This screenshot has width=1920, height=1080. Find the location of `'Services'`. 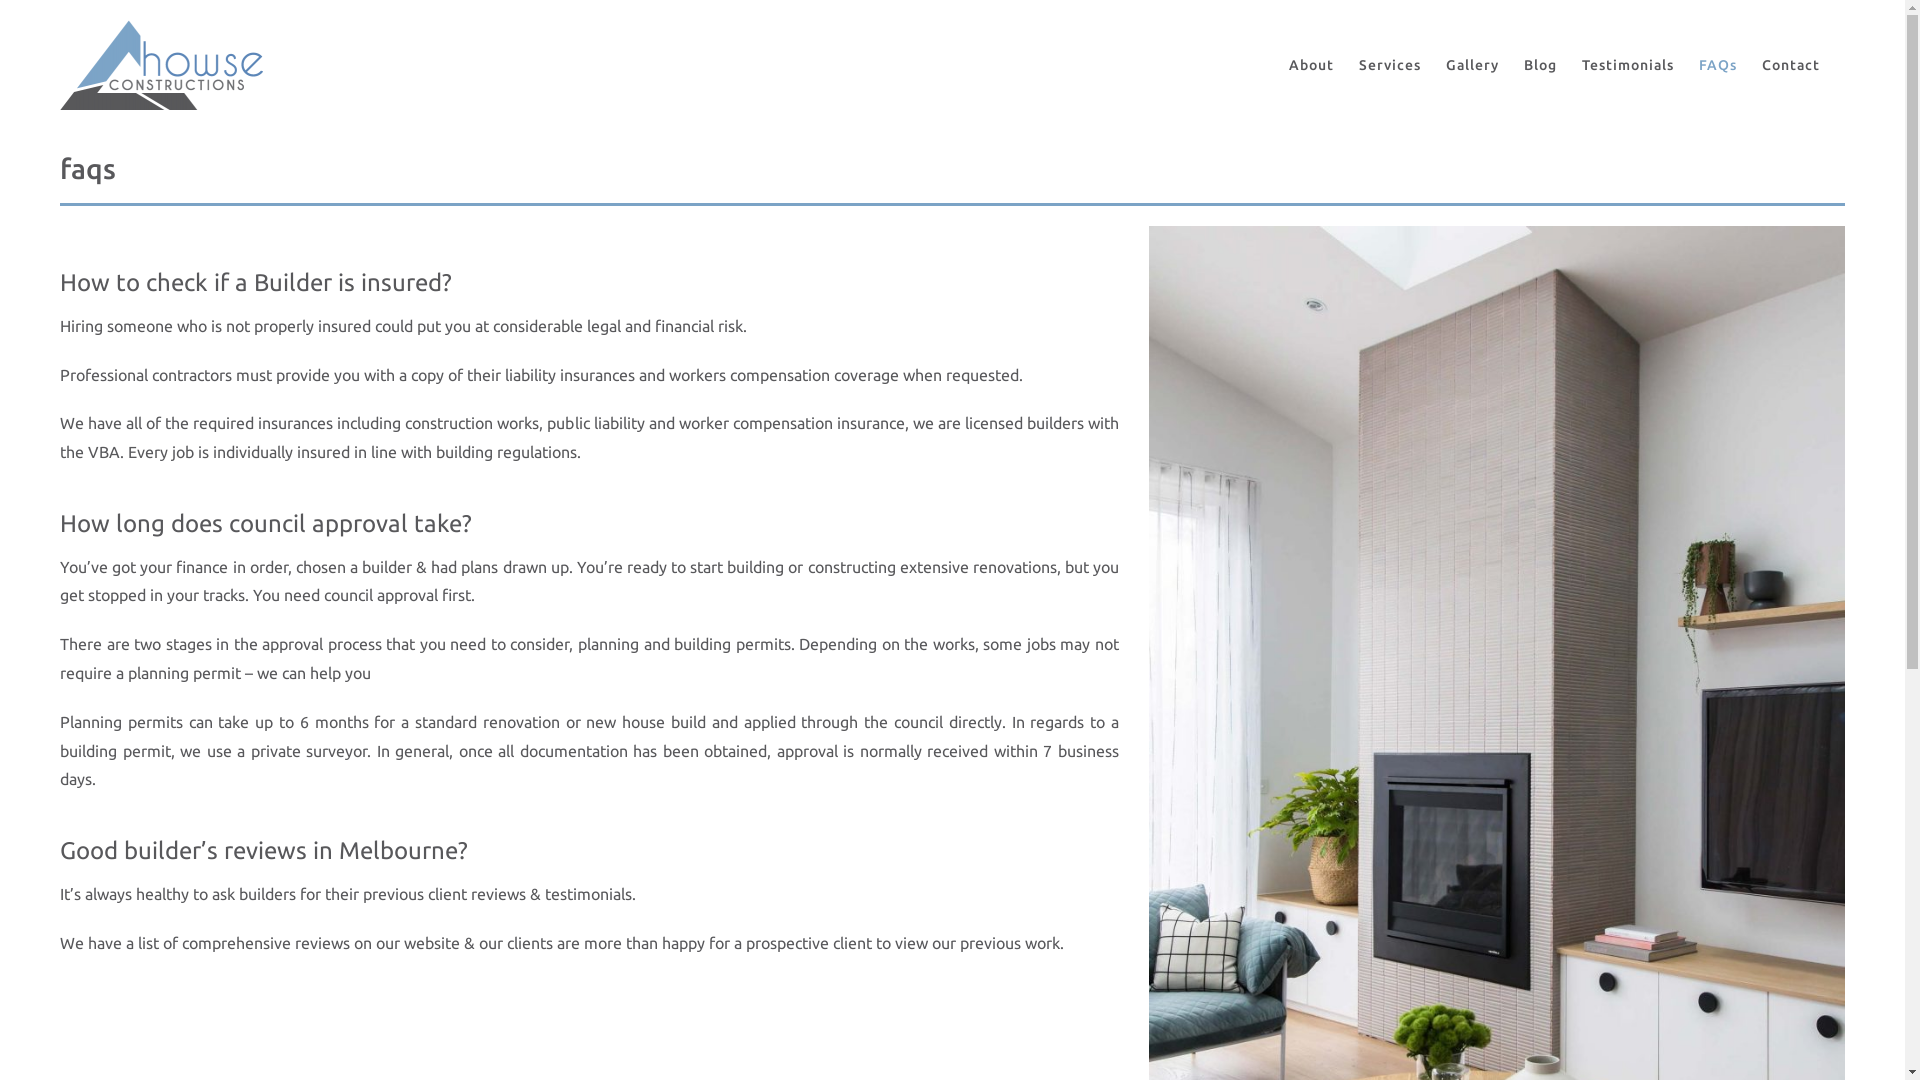

'Services' is located at coordinates (1389, 64).